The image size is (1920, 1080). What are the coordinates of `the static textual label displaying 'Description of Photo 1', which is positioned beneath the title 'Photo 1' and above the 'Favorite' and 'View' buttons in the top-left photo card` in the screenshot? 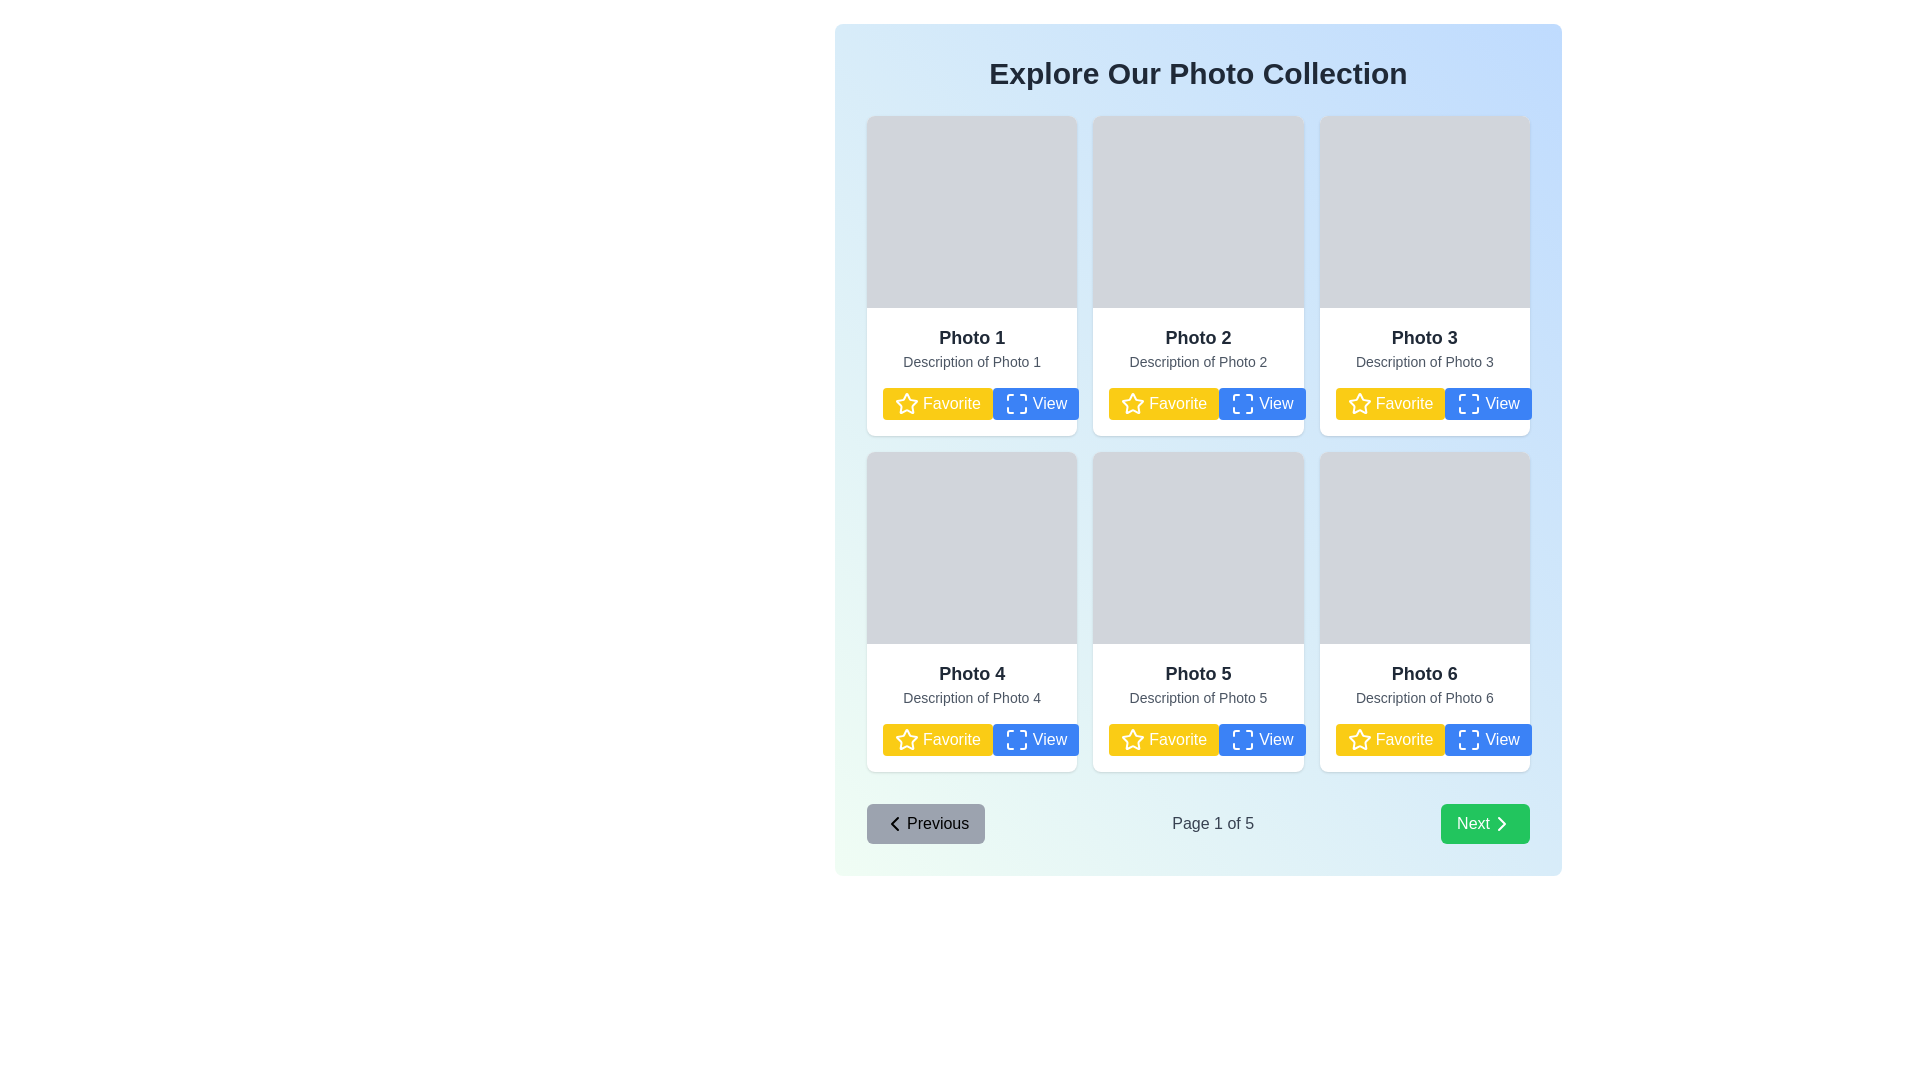 It's located at (972, 362).